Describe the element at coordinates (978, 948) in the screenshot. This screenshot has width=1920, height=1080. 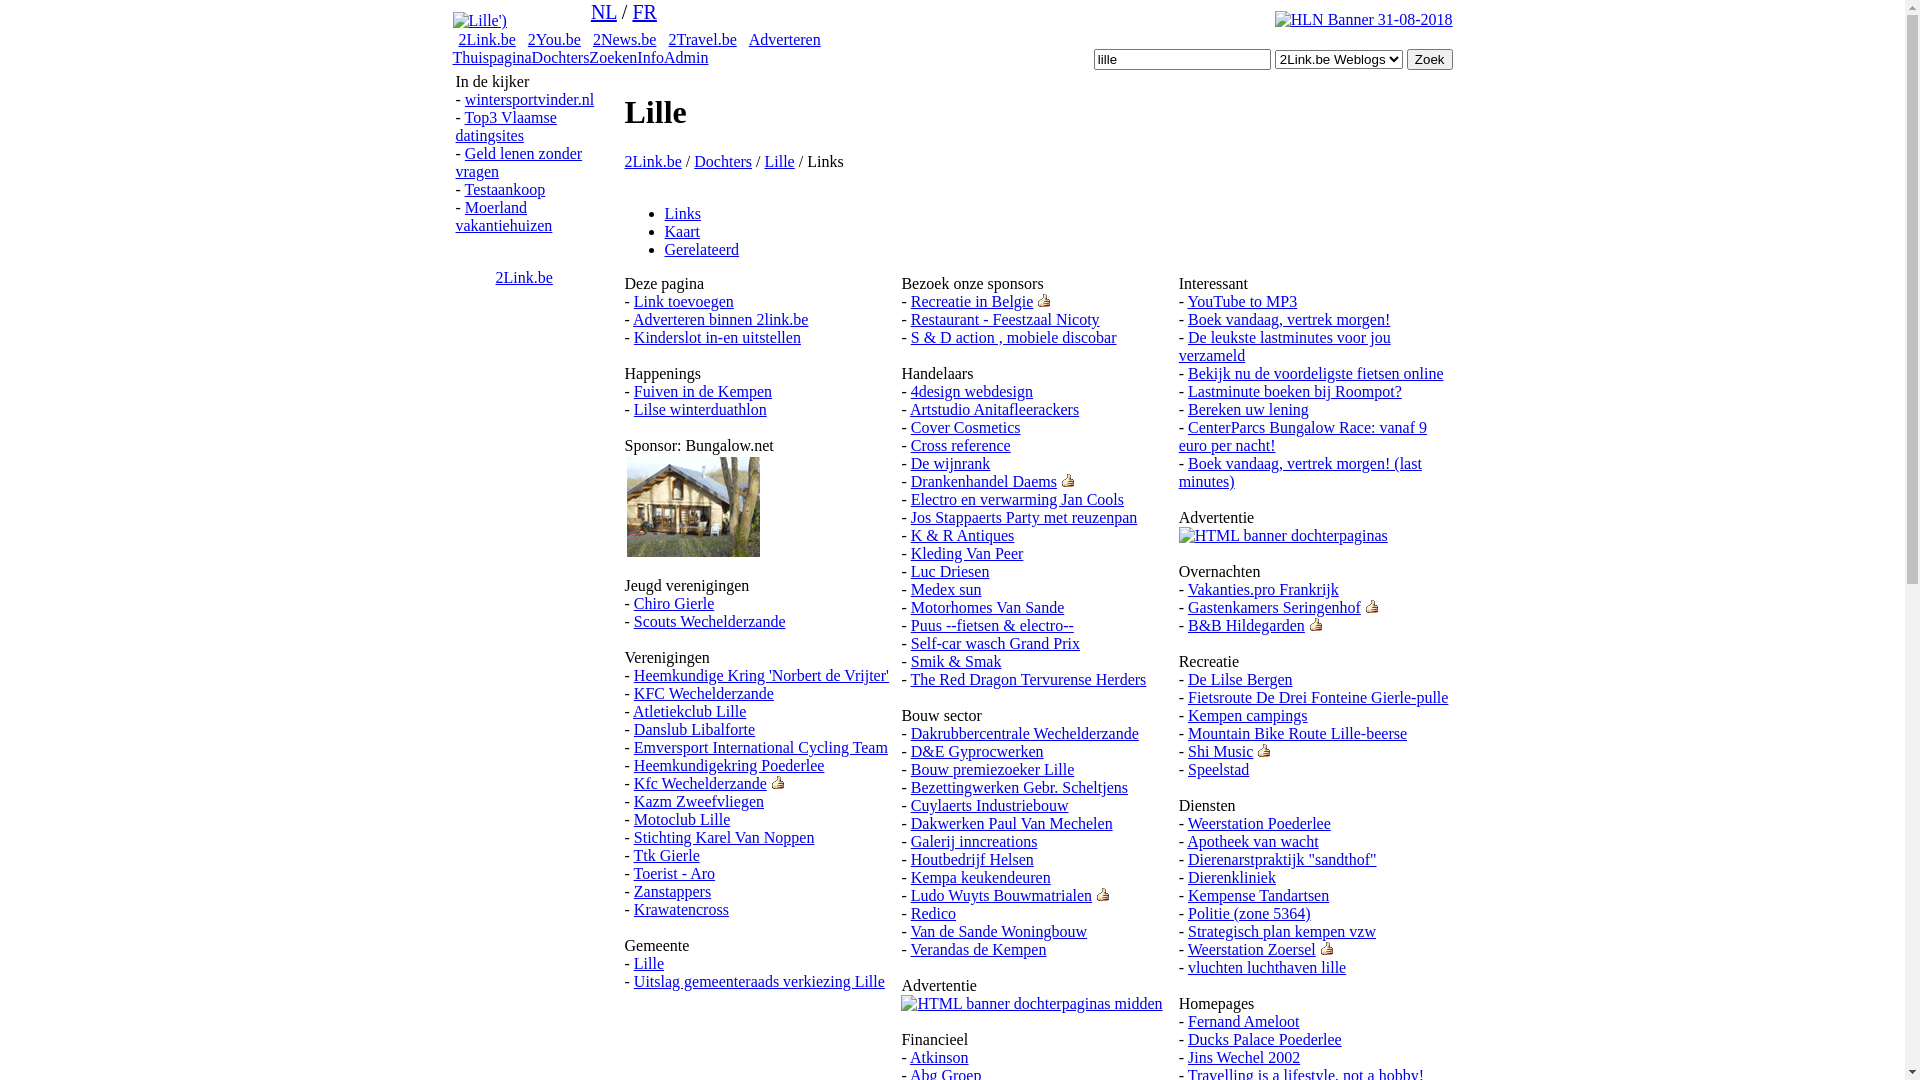
I see `'Verandas de Kempen'` at that location.